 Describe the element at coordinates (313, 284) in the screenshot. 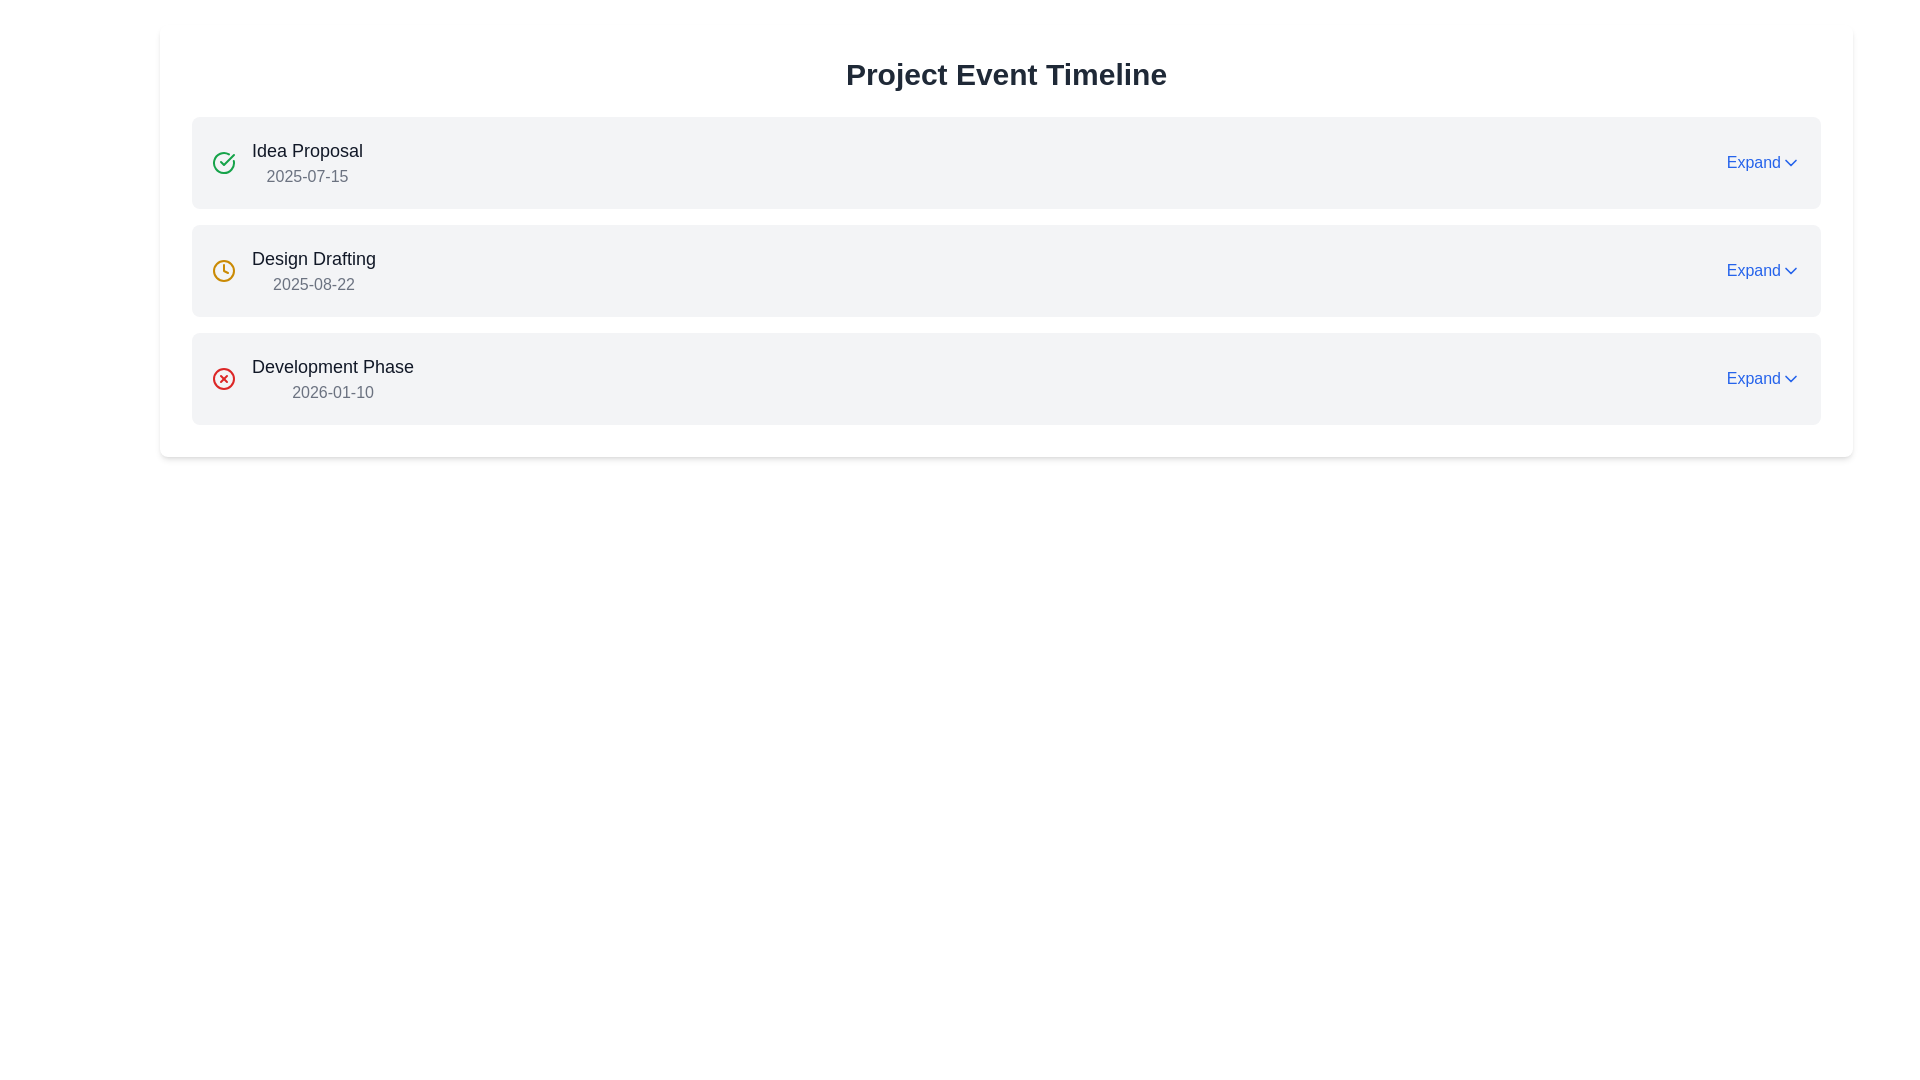

I see `text displaying the date '2025-08-22' in grey color, which is positioned below 'Design Drafting' in the 'Project Event Timeline' list` at that location.